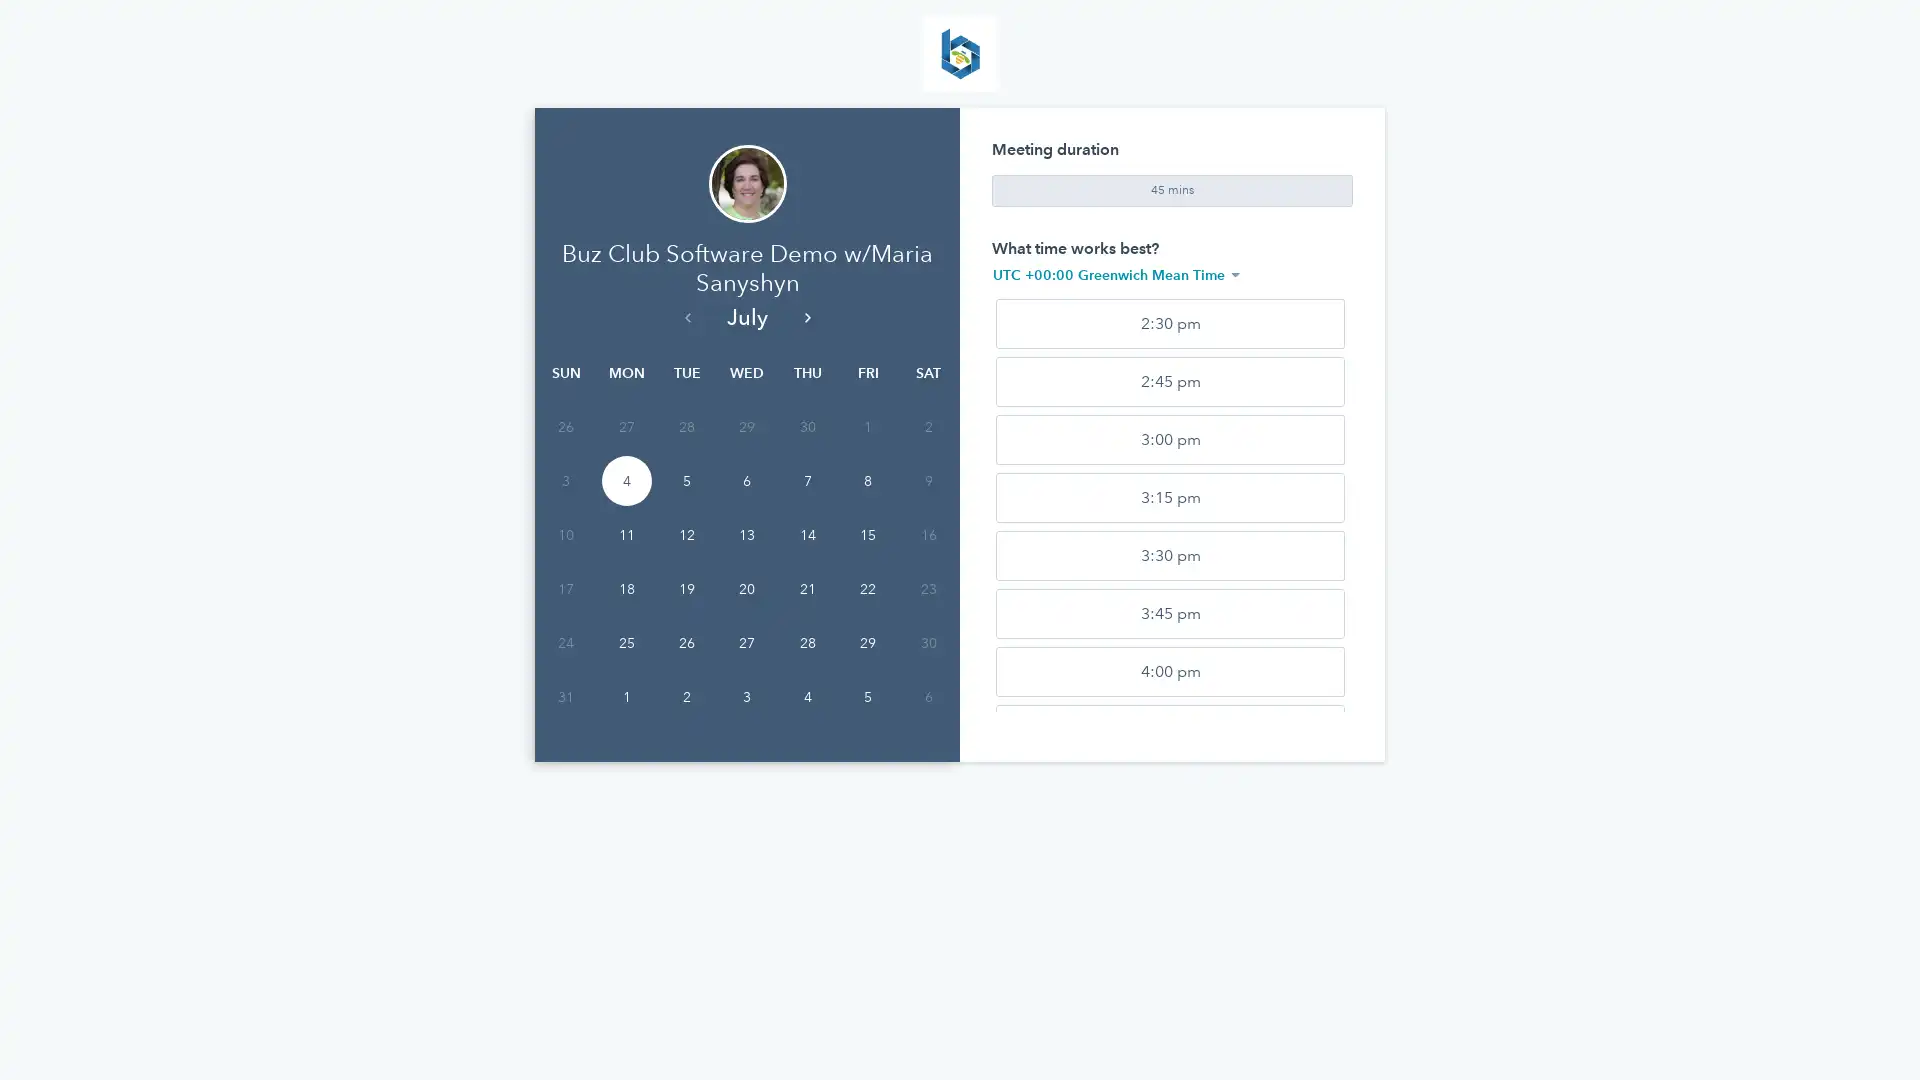 This screenshot has width=1920, height=1080. What do you see at coordinates (746, 696) in the screenshot?
I see `August 3rd` at bounding box center [746, 696].